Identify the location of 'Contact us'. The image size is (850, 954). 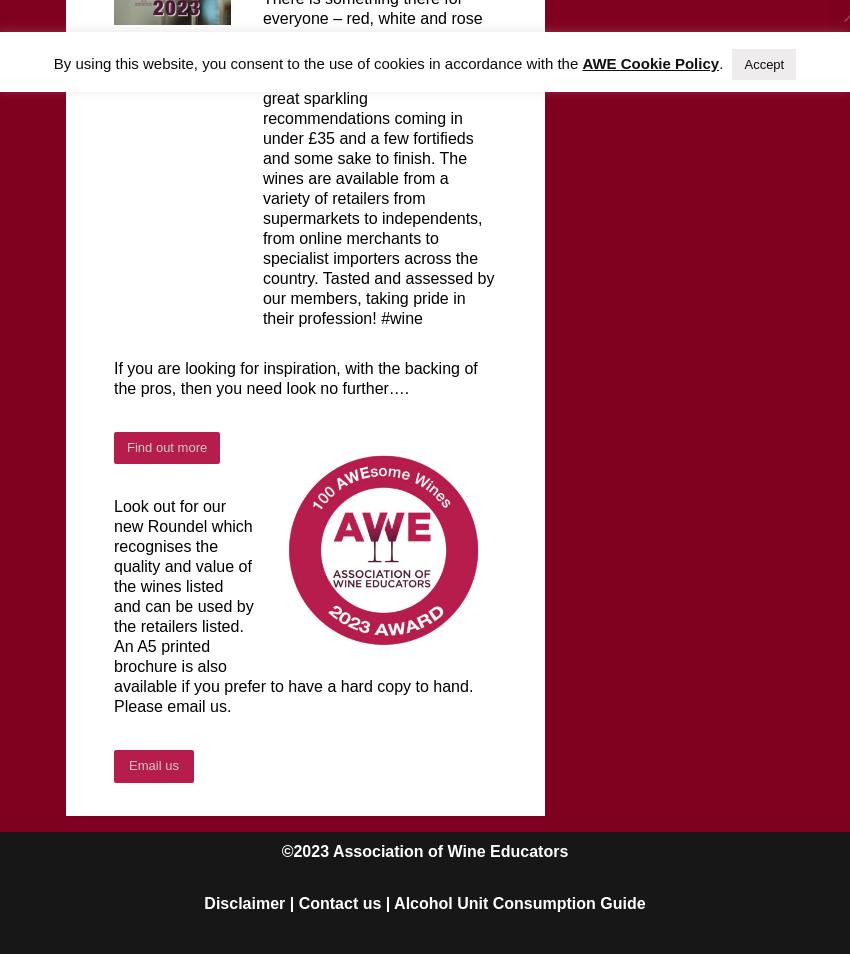
(339, 902).